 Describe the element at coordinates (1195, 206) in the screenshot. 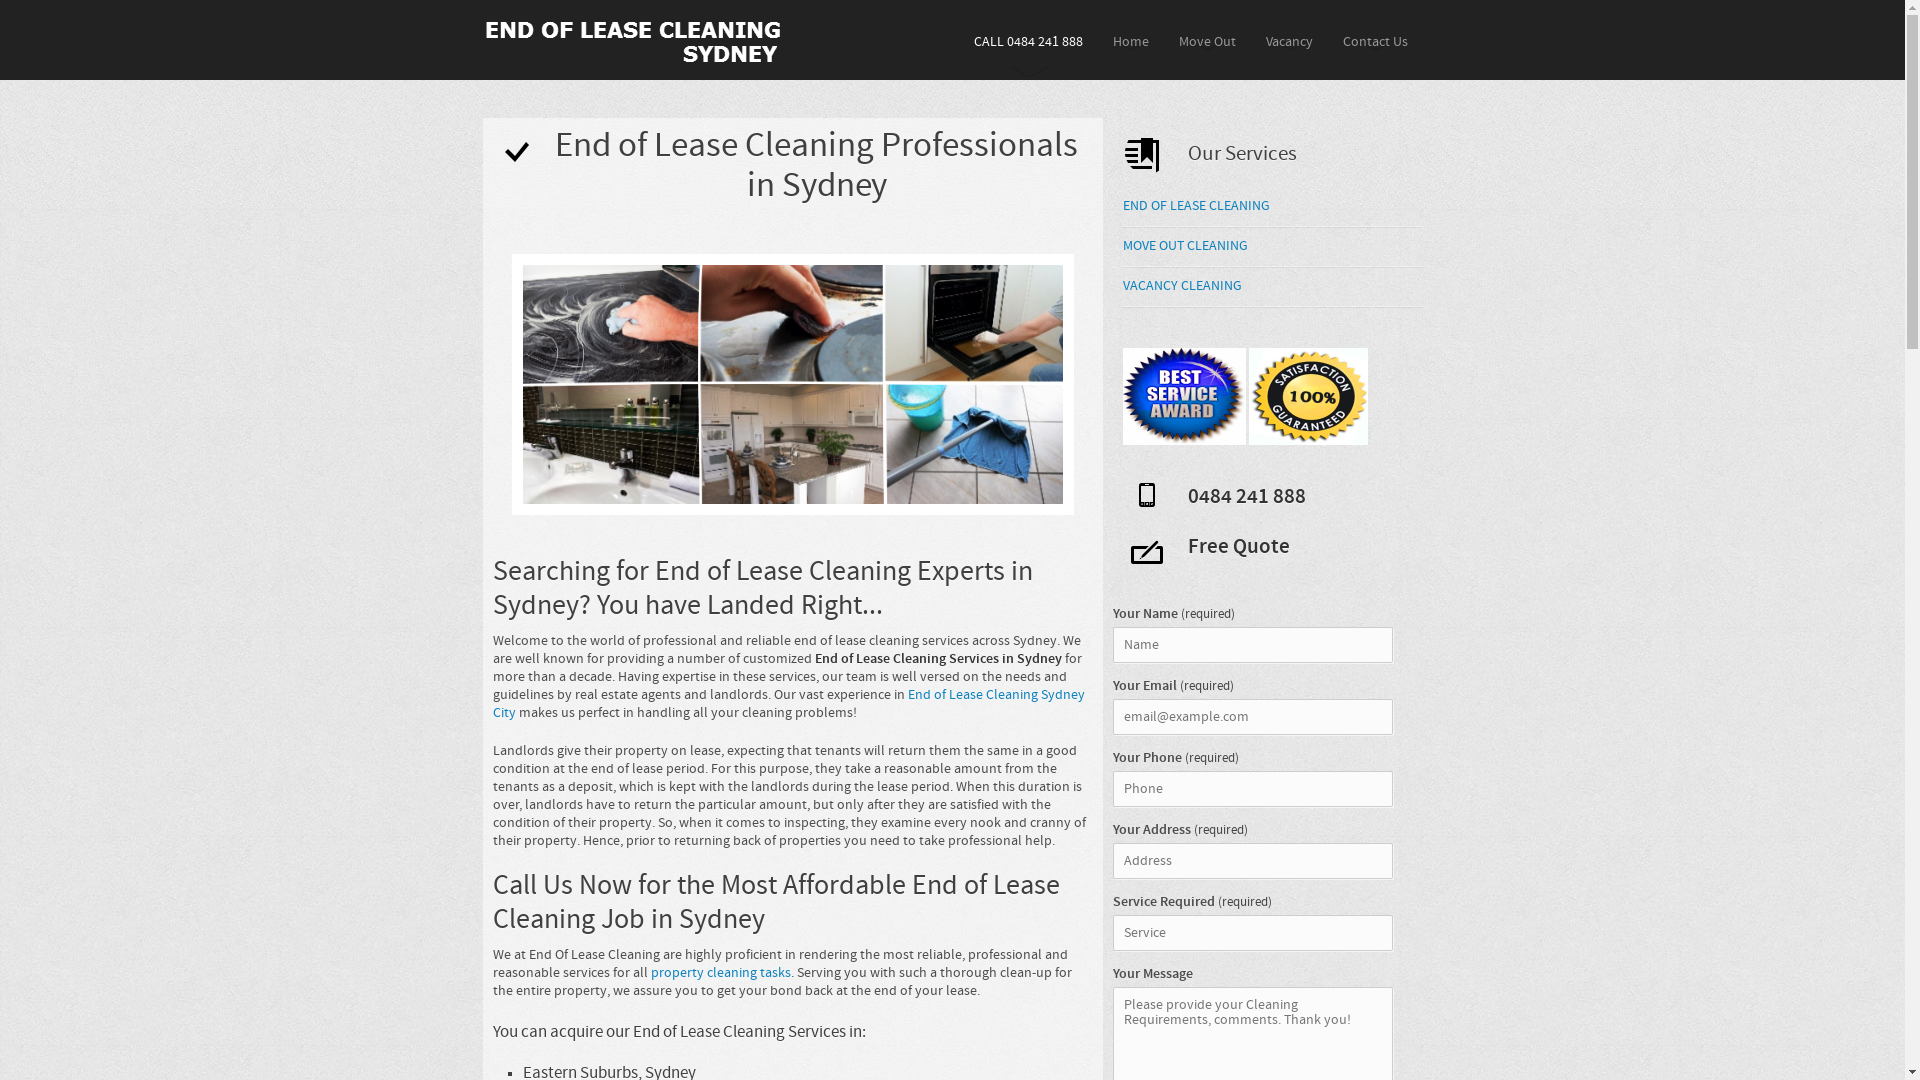

I see `'END OF LEASE CLEANING'` at that location.